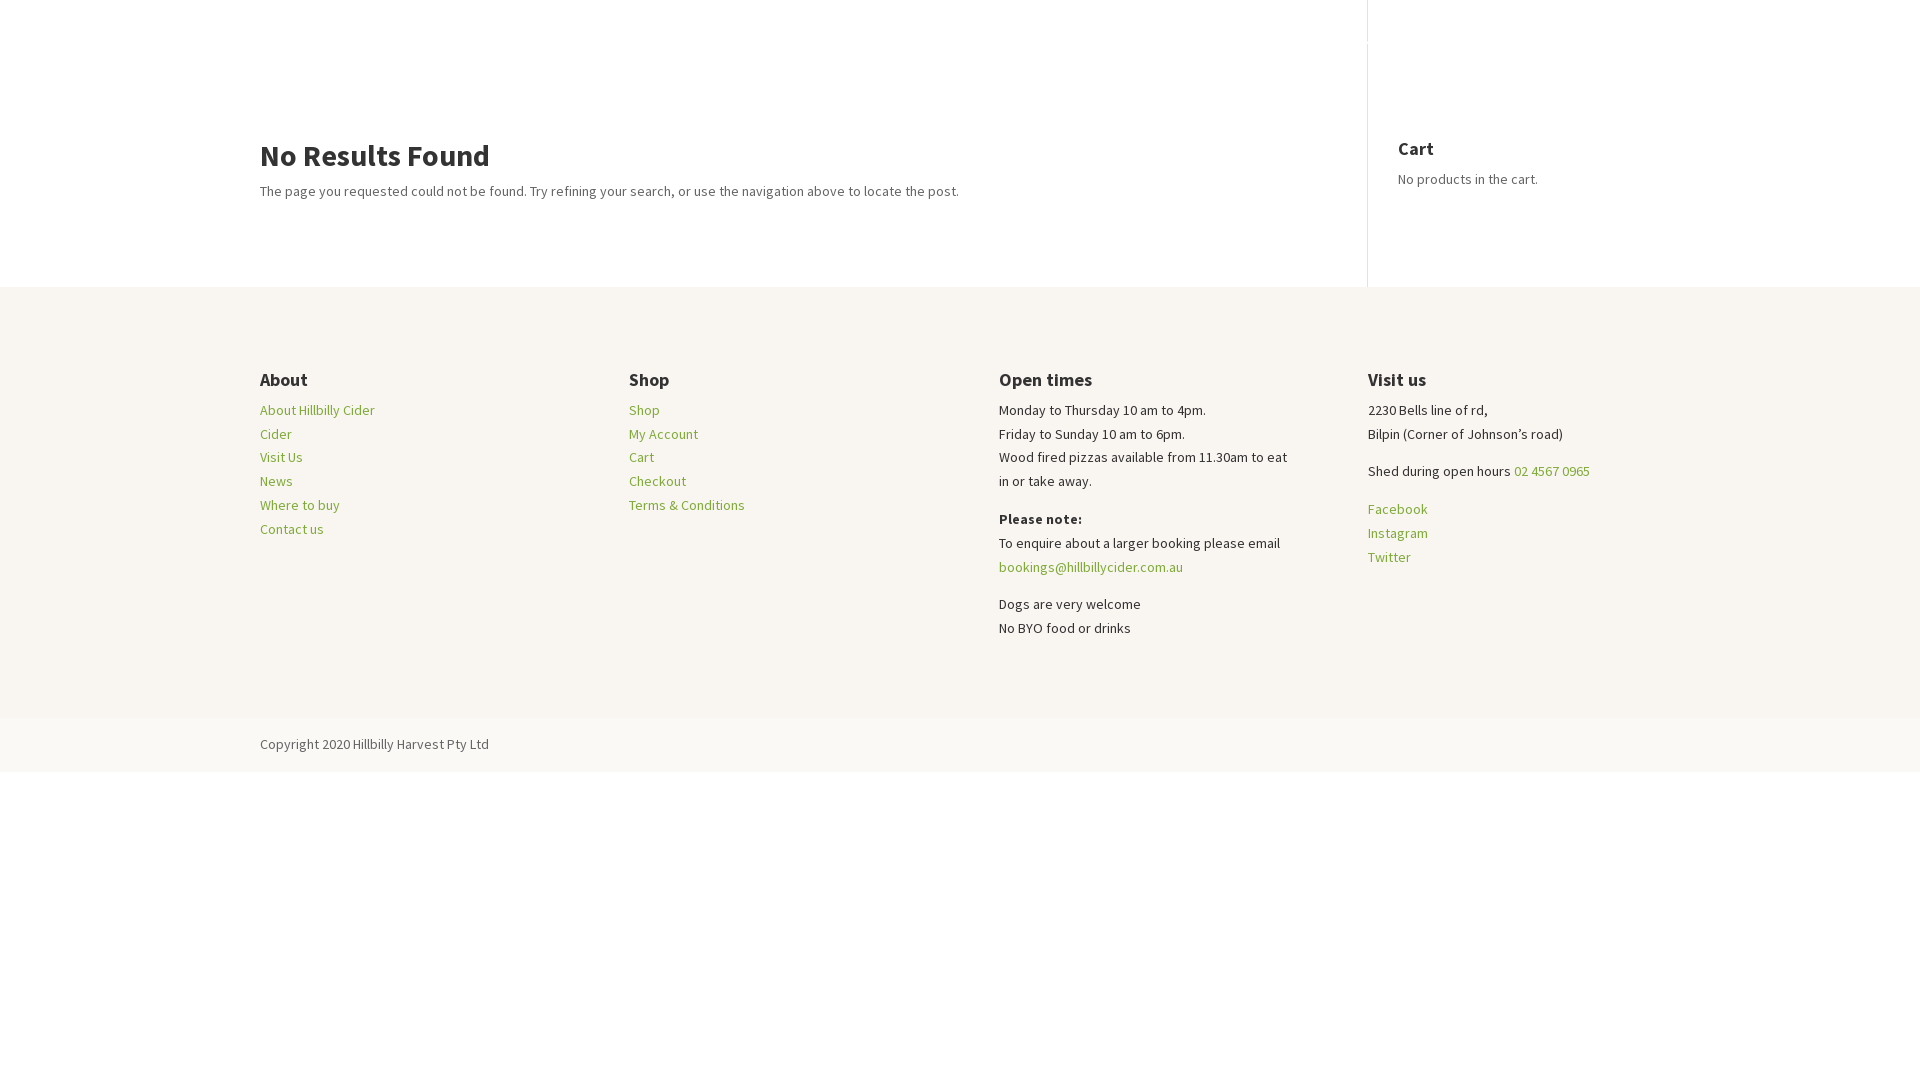 Image resolution: width=1920 pixels, height=1080 pixels. Describe the element at coordinates (644, 408) in the screenshot. I see `'Shop'` at that location.